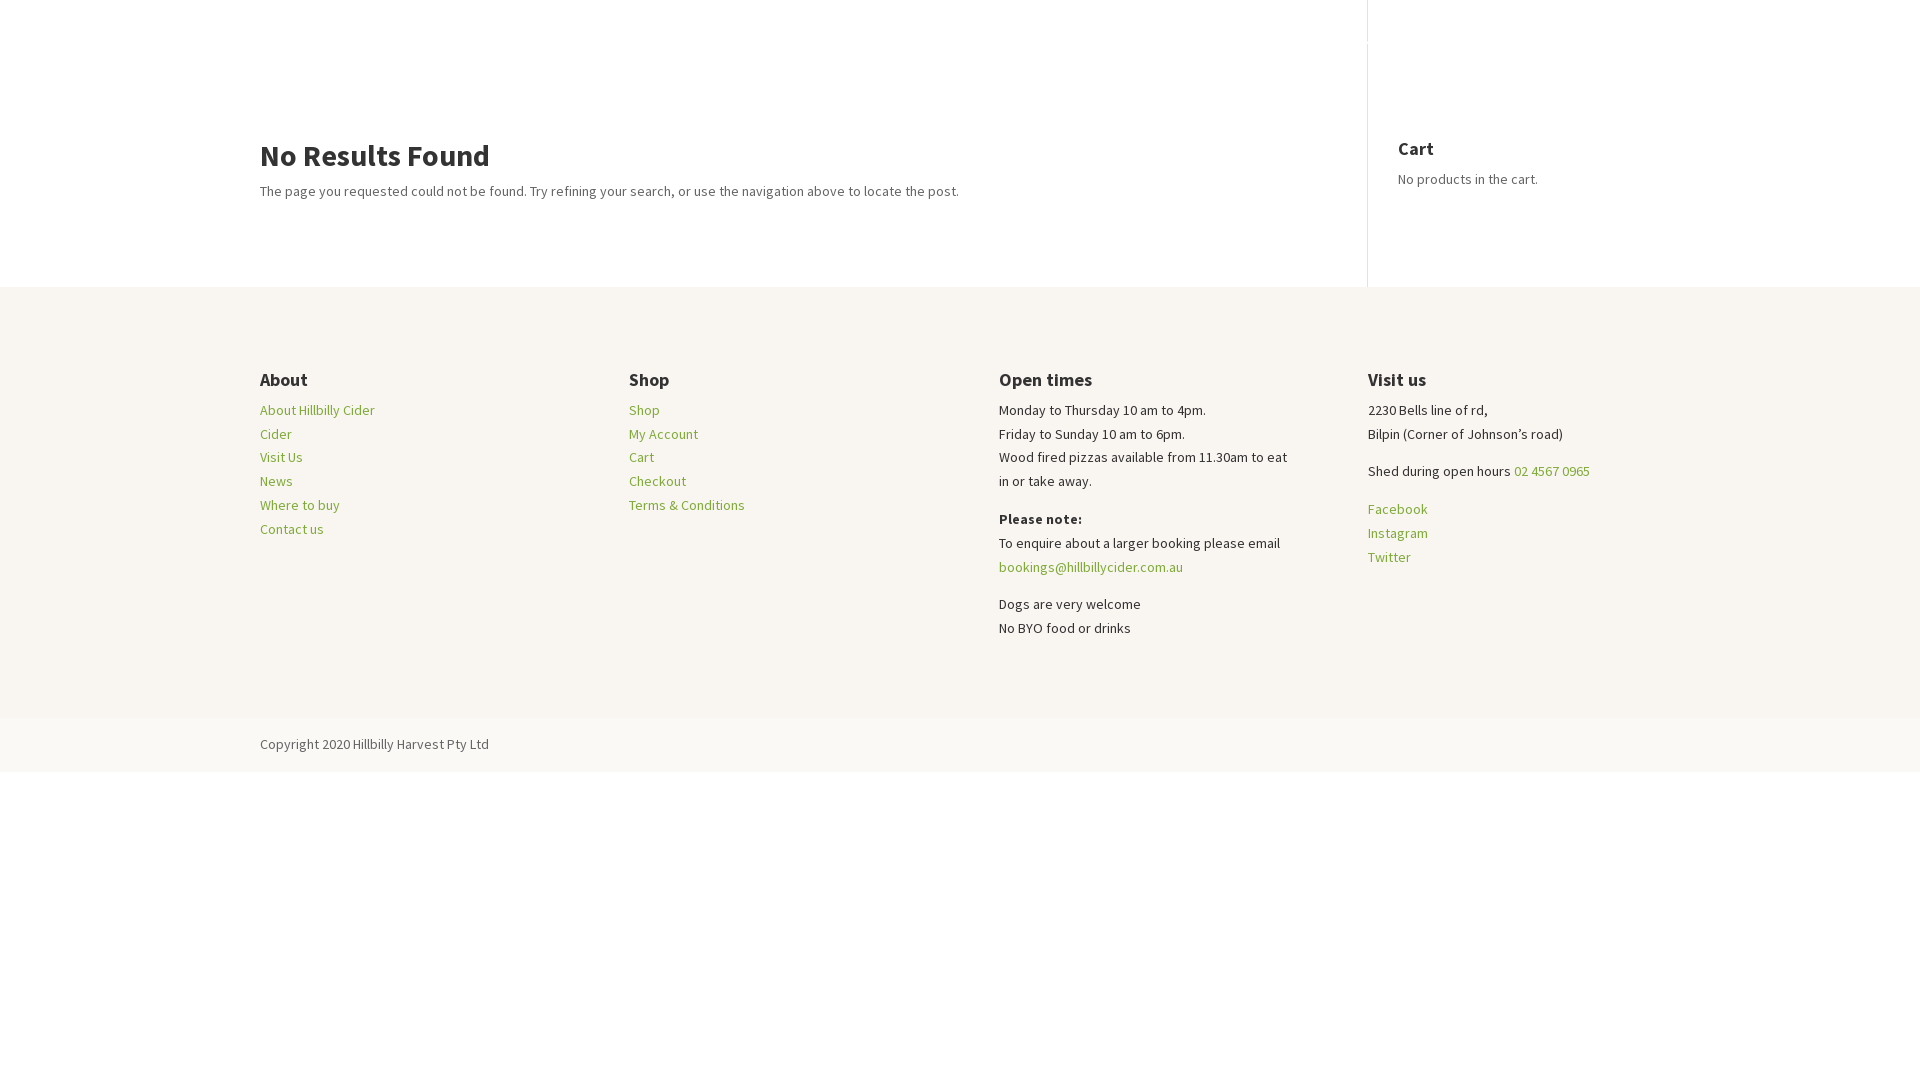 Image resolution: width=1920 pixels, height=1080 pixels. Describe the element at coordinates (644, 408) in the screenshot. I see `'Shop'` at that location.